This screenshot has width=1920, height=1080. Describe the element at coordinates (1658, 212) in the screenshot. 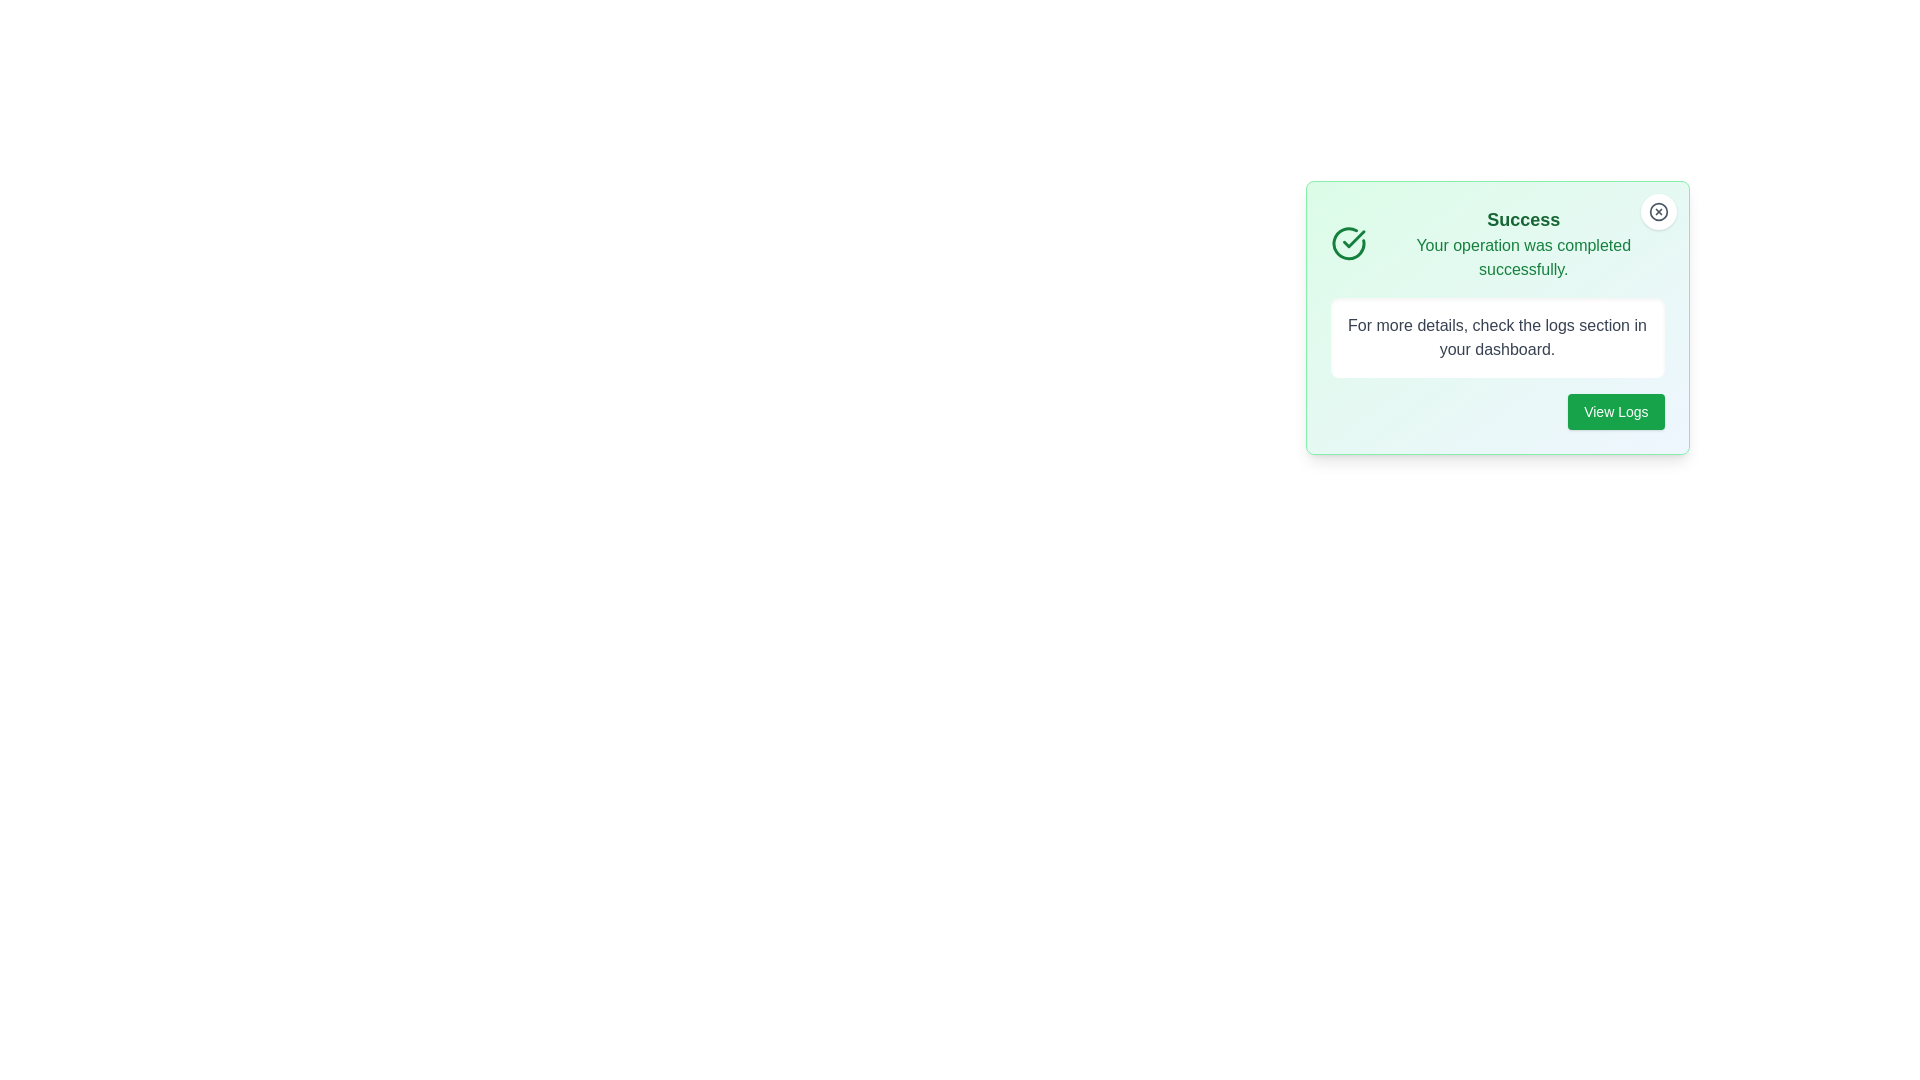

I see `the close button of the notification` at that location.